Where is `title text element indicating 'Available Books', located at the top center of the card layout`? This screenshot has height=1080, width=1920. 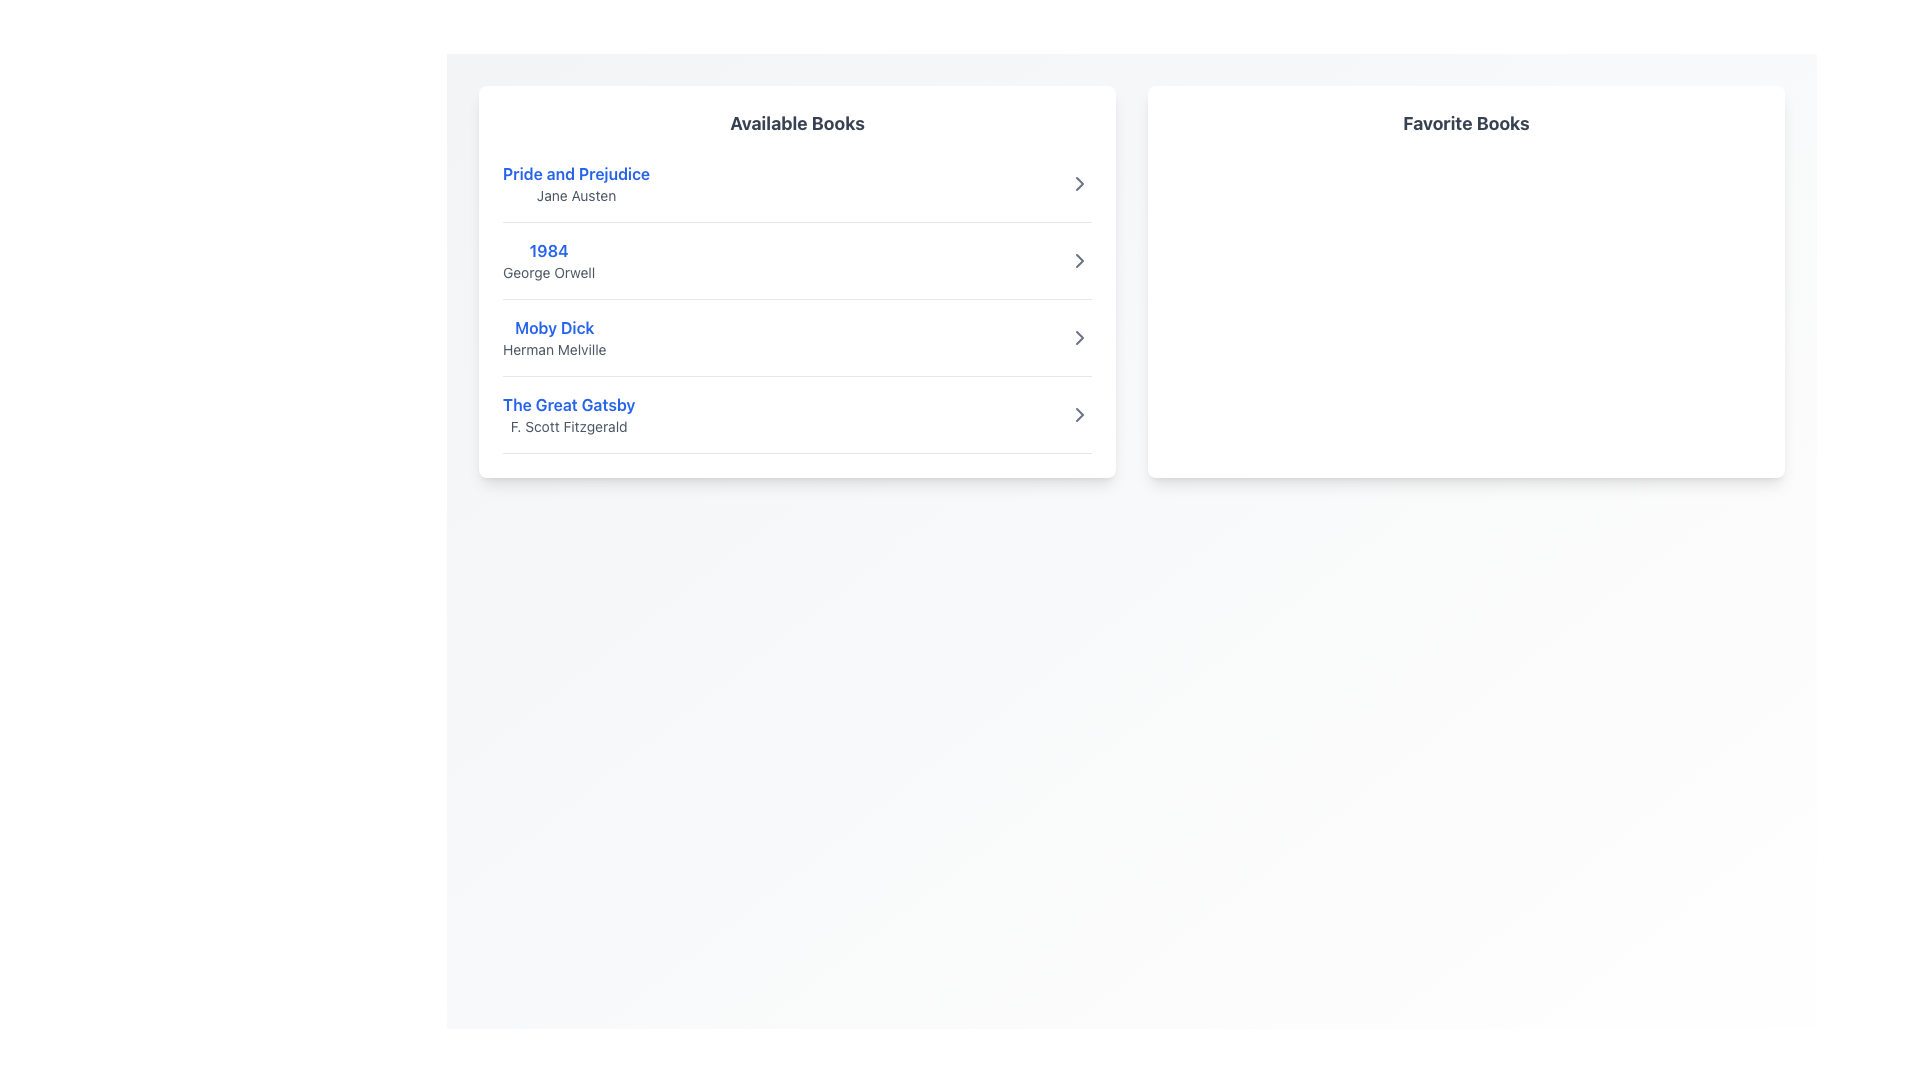 title text element indicating 'Available Books', located at the top center of the card layout is located at coordinates (796, 123).